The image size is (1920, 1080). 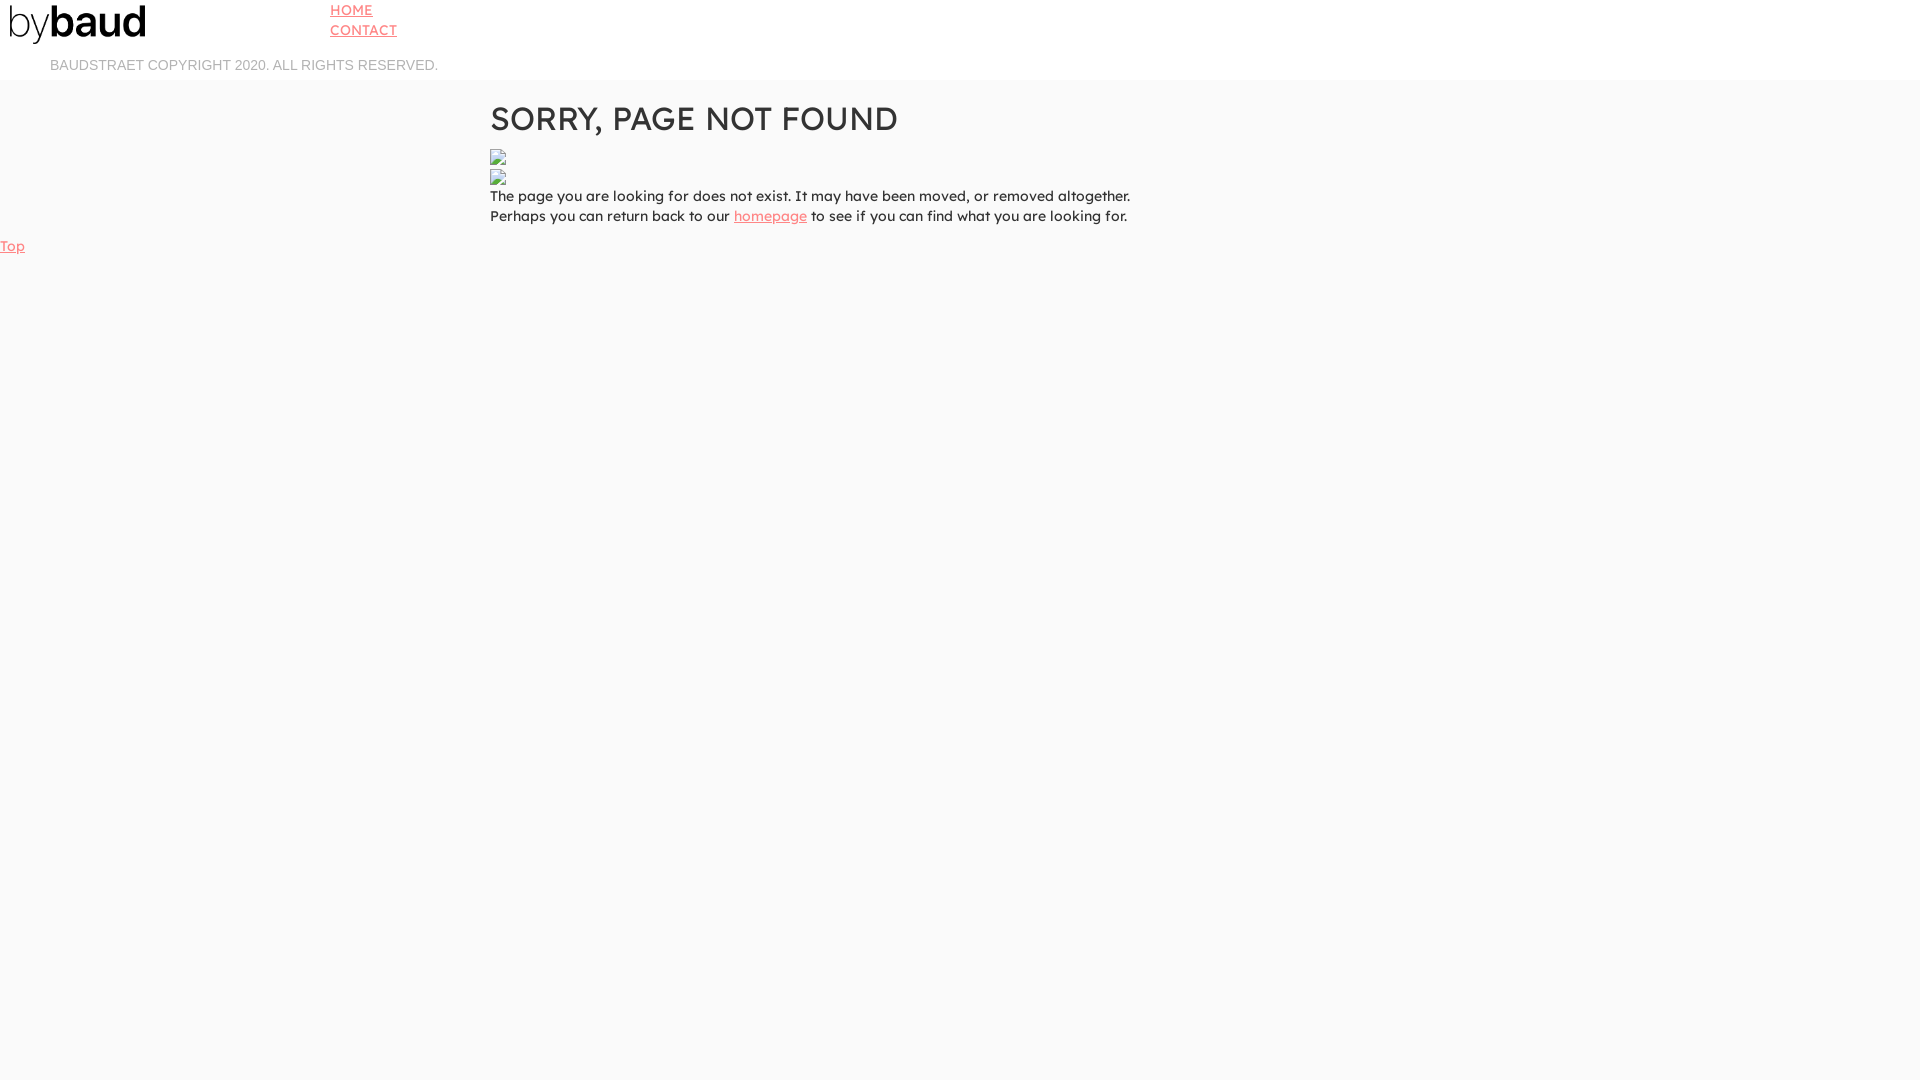 I want to click on 'HOME', so click(x=351, y=10).